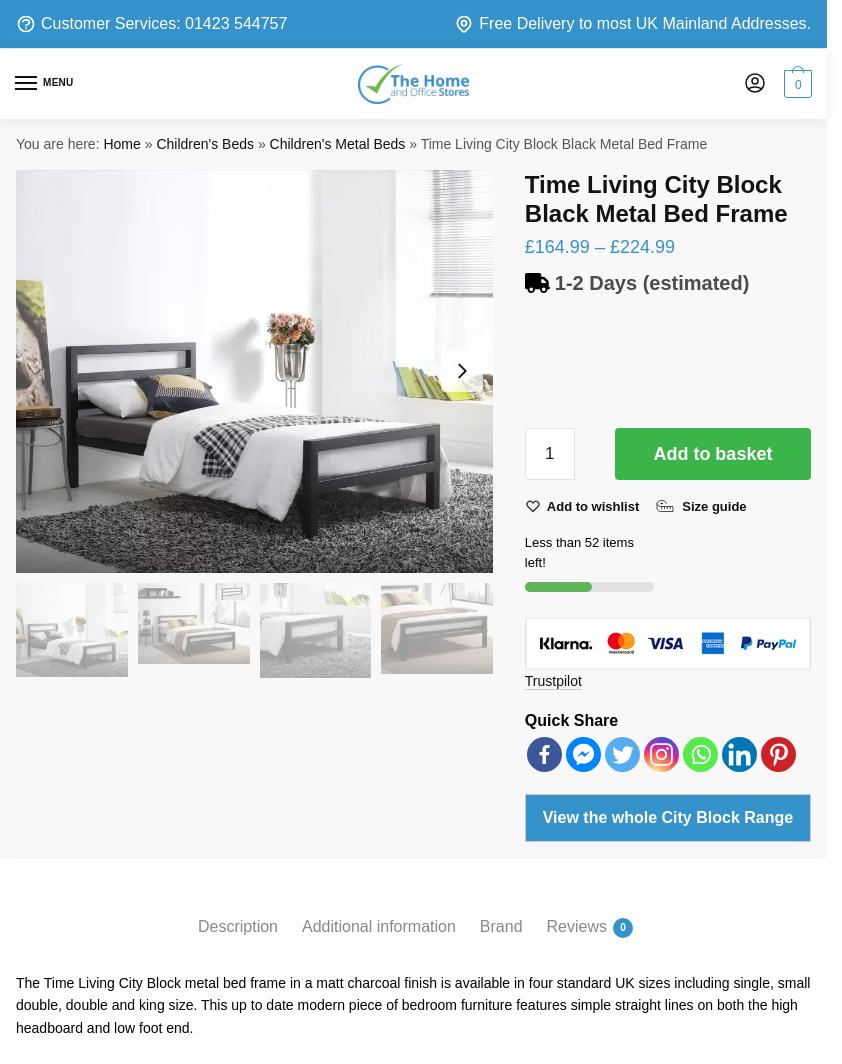 This screenshot has width=842, height=1064. What do you see at coordinates (178, 393) in the screenshot?
I see `'Enquiry Details'` at bounding box center [178, 393].